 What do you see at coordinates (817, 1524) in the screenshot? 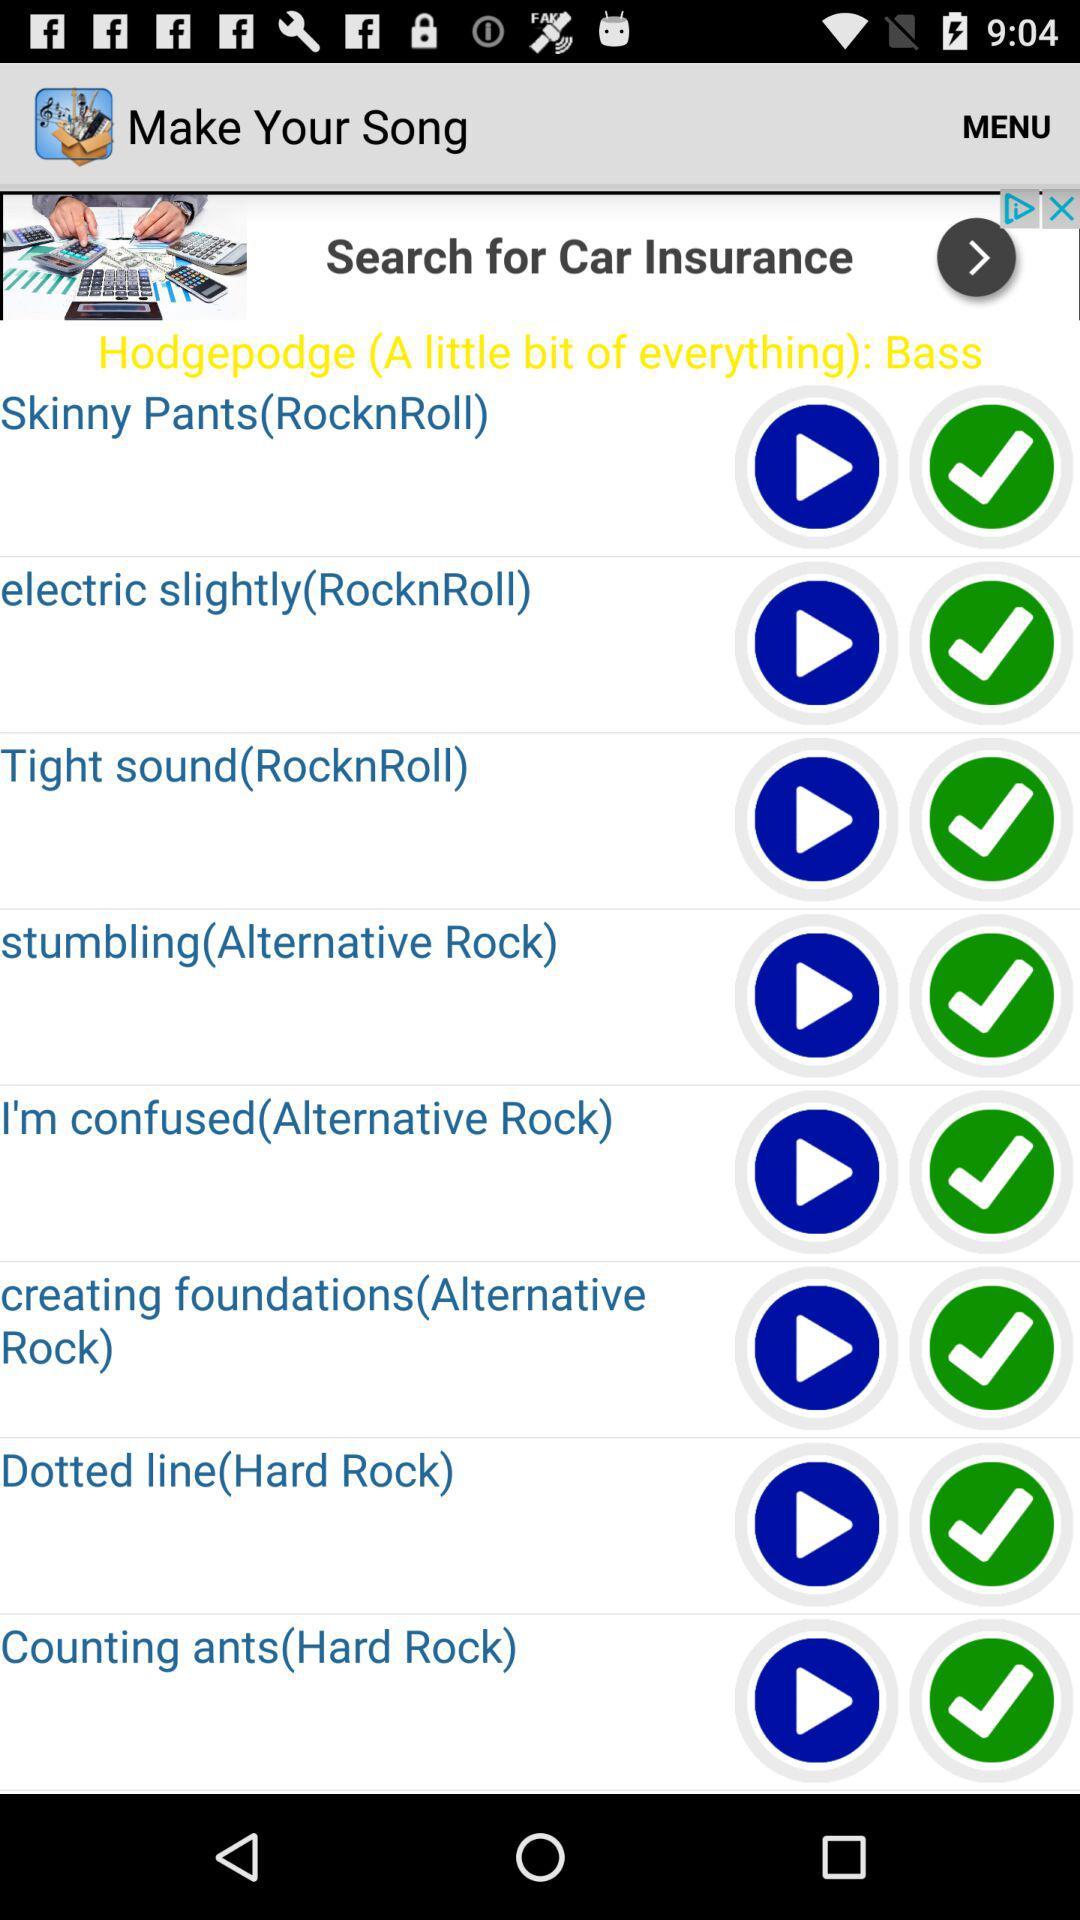
I see `click play option` at bounding box center [817, 1524].